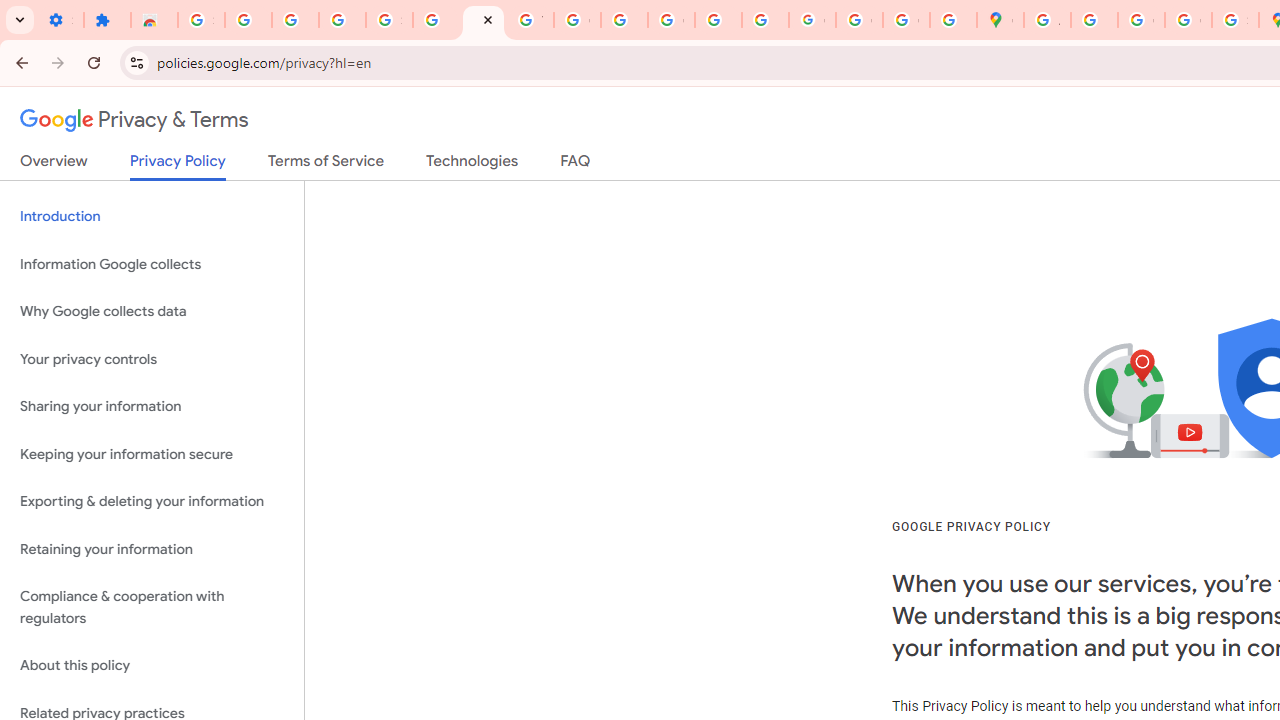 This screenshot has height=720, width=1280. I want to click on 'https://scholar.google.com/', so click(623, 20).